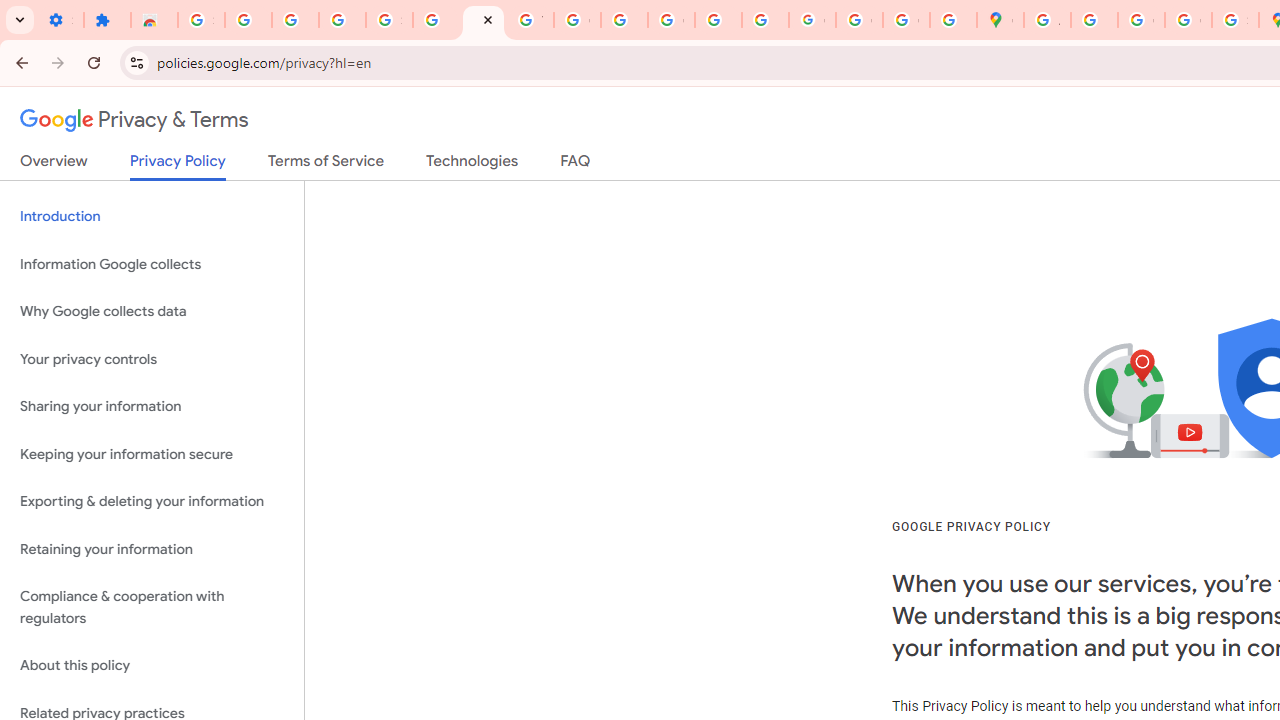 This screenshot has height=720, width=1280. I want to click on 'https://scholar.google.com/', so click(623, 20).